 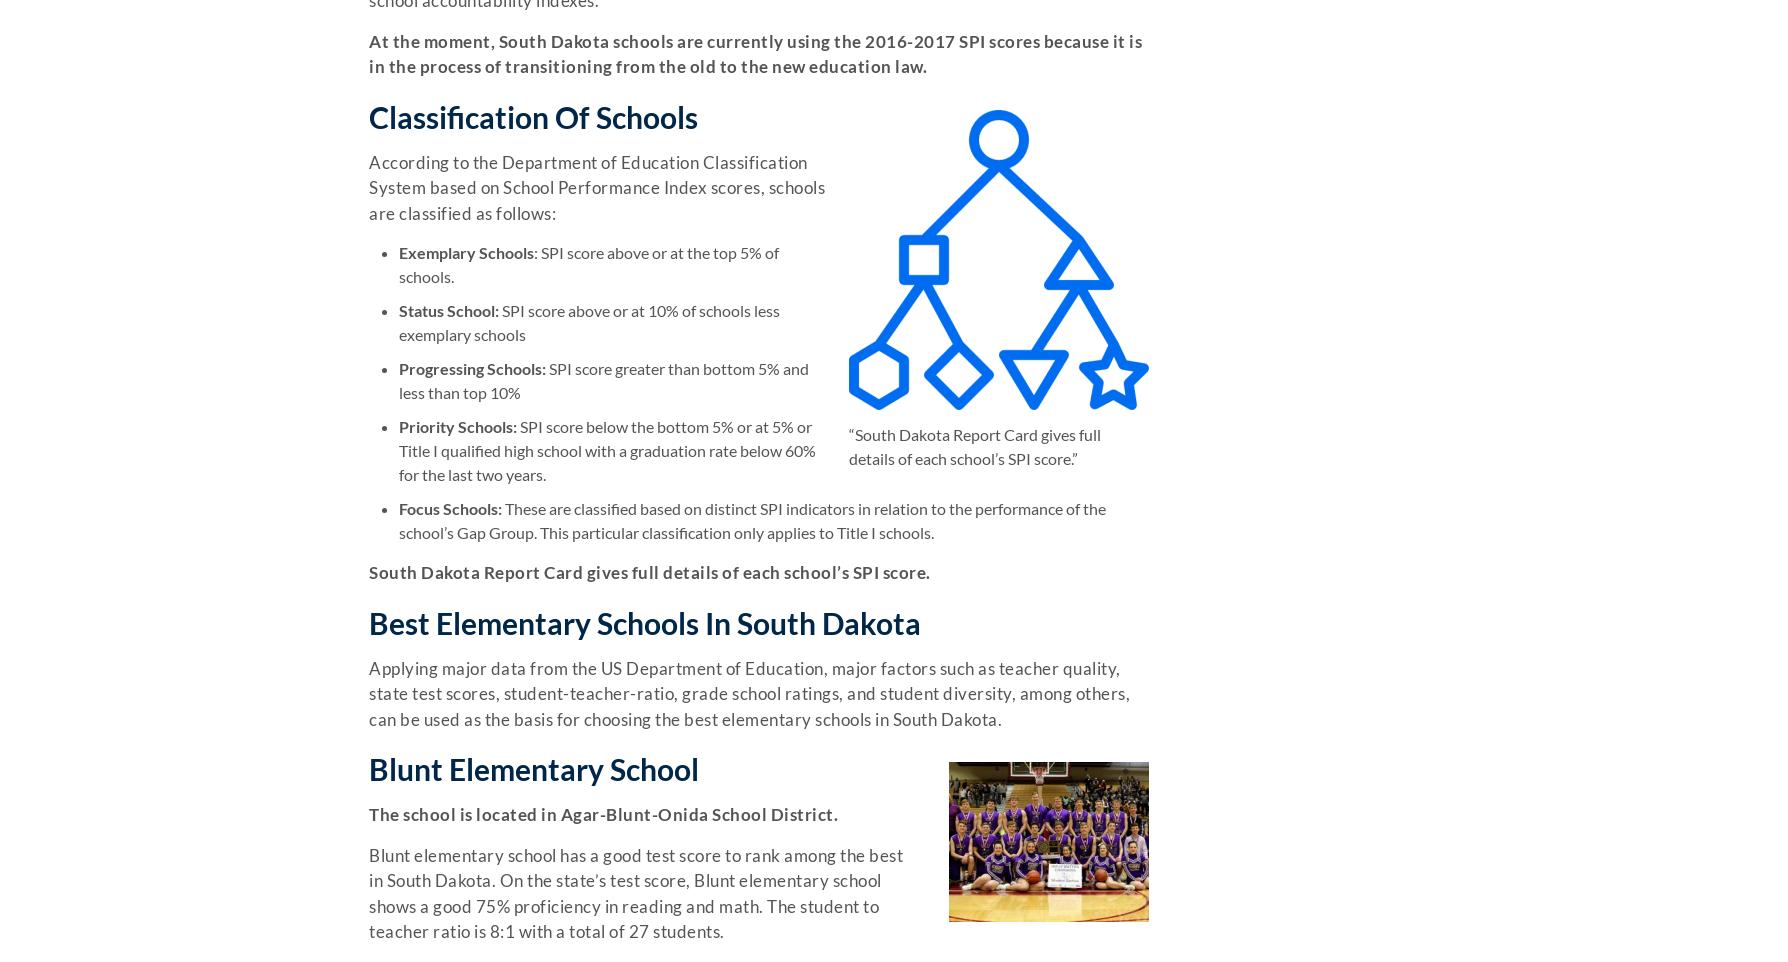 What do you see at coordinates (450, 507) in the screenshot?
I see `'Focus Schools:'` at bounding box center [450, 507].